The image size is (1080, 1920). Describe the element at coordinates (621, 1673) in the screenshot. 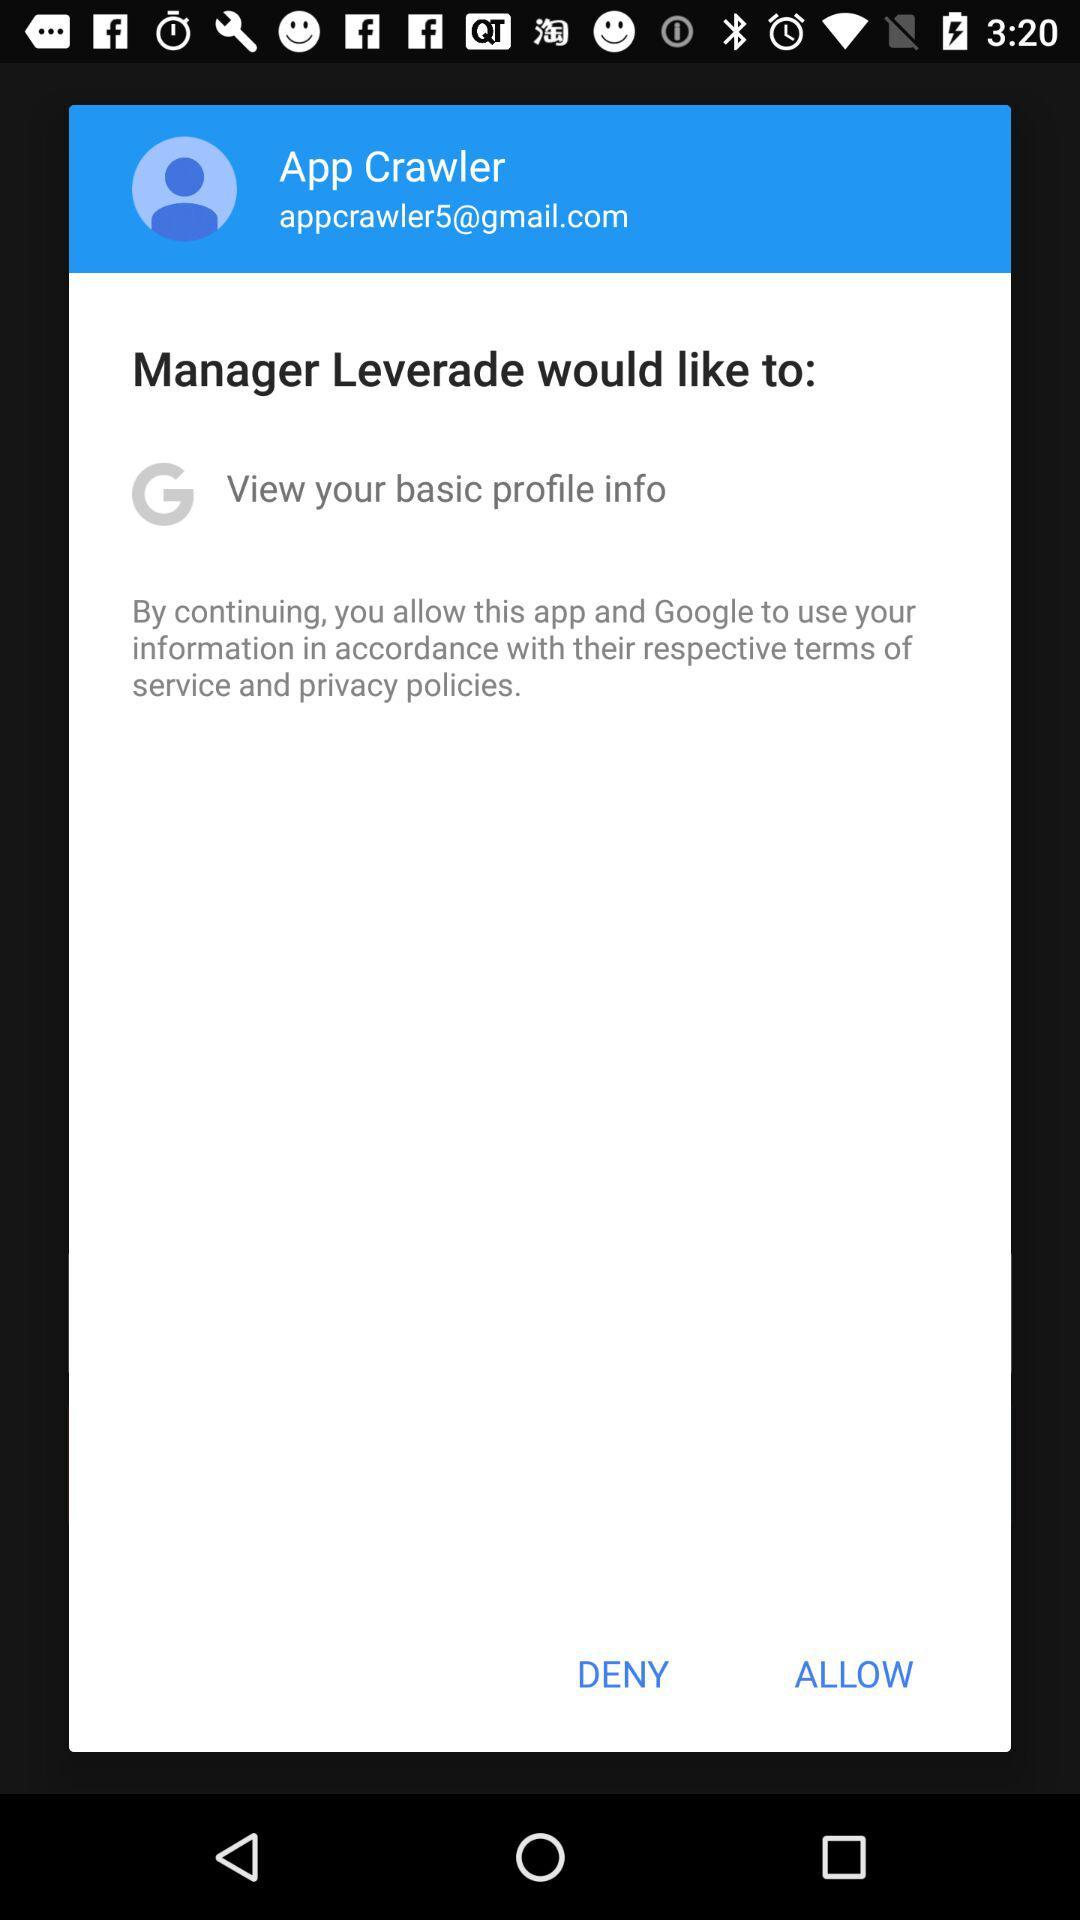

I see `deny icon` at that location.